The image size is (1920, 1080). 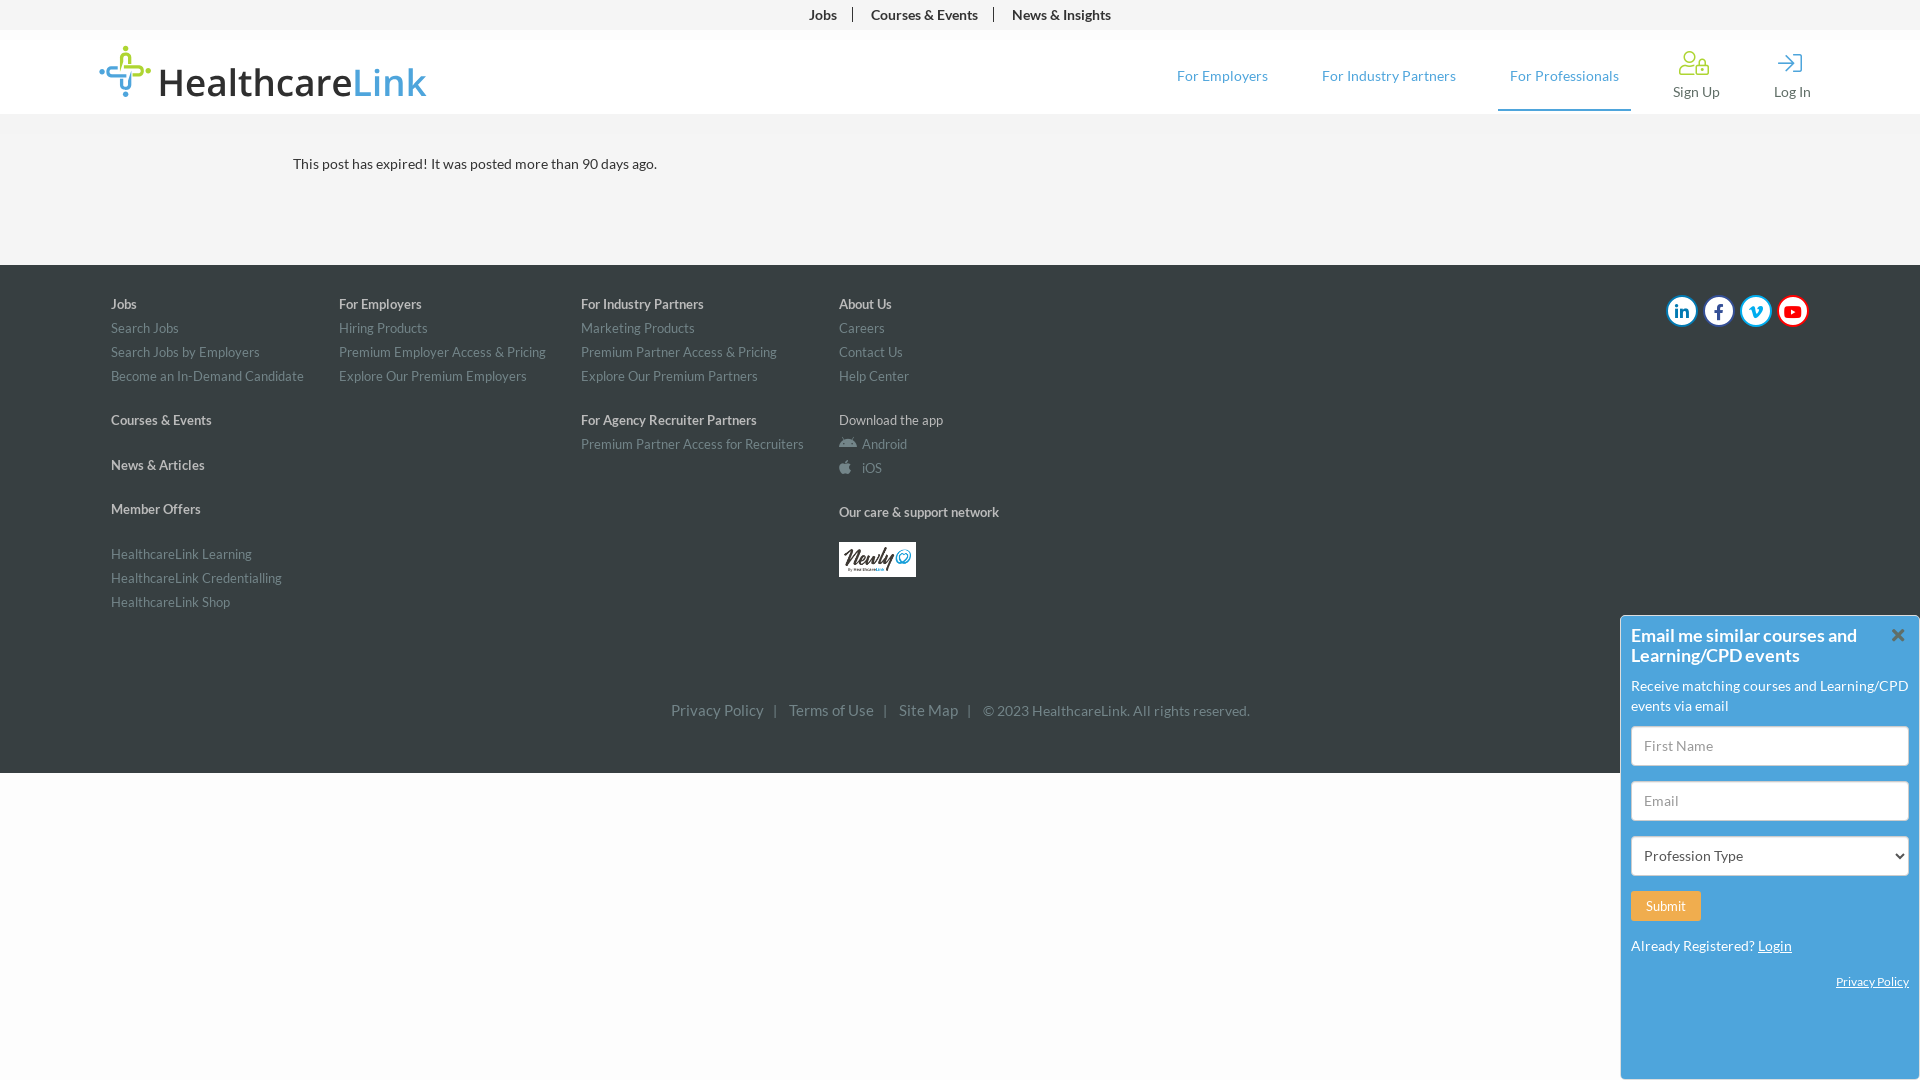 What do you see at coordinates (1221, 76) in the screenshot?
I see `'For Employers'` at bounding box center [1221, 76].